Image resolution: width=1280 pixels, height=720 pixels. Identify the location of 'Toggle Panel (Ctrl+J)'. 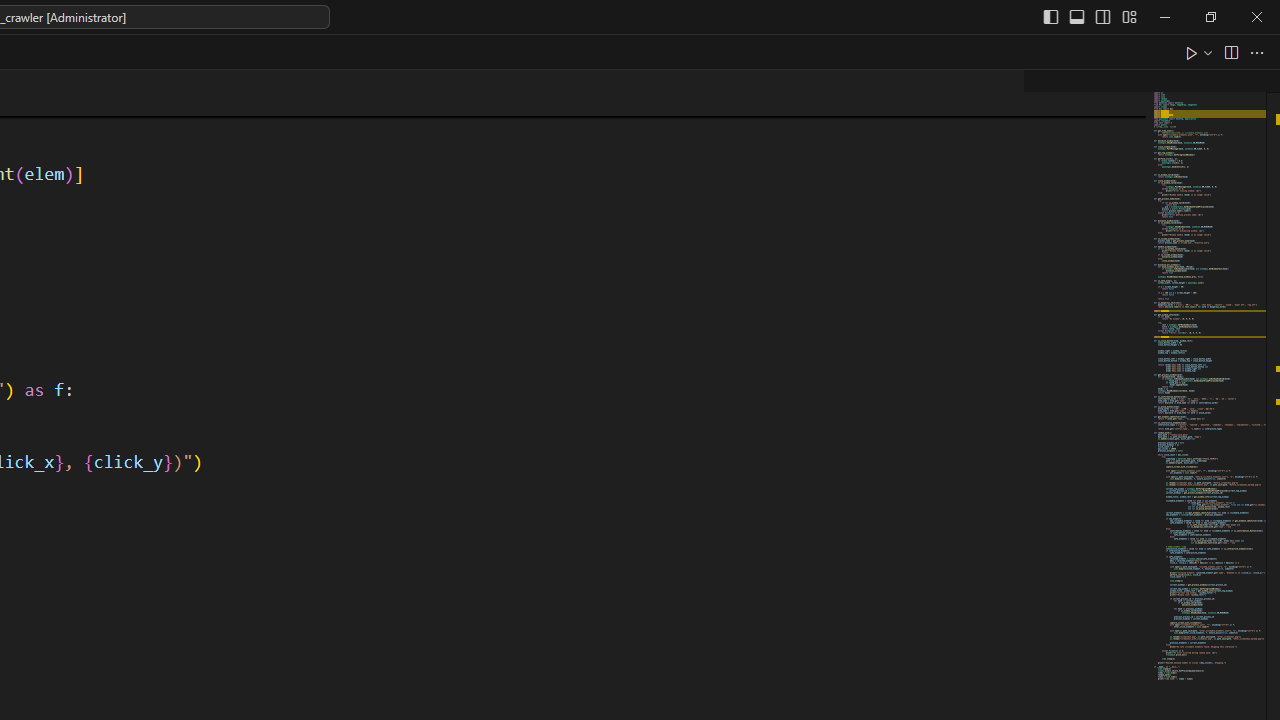
(1076, 16).